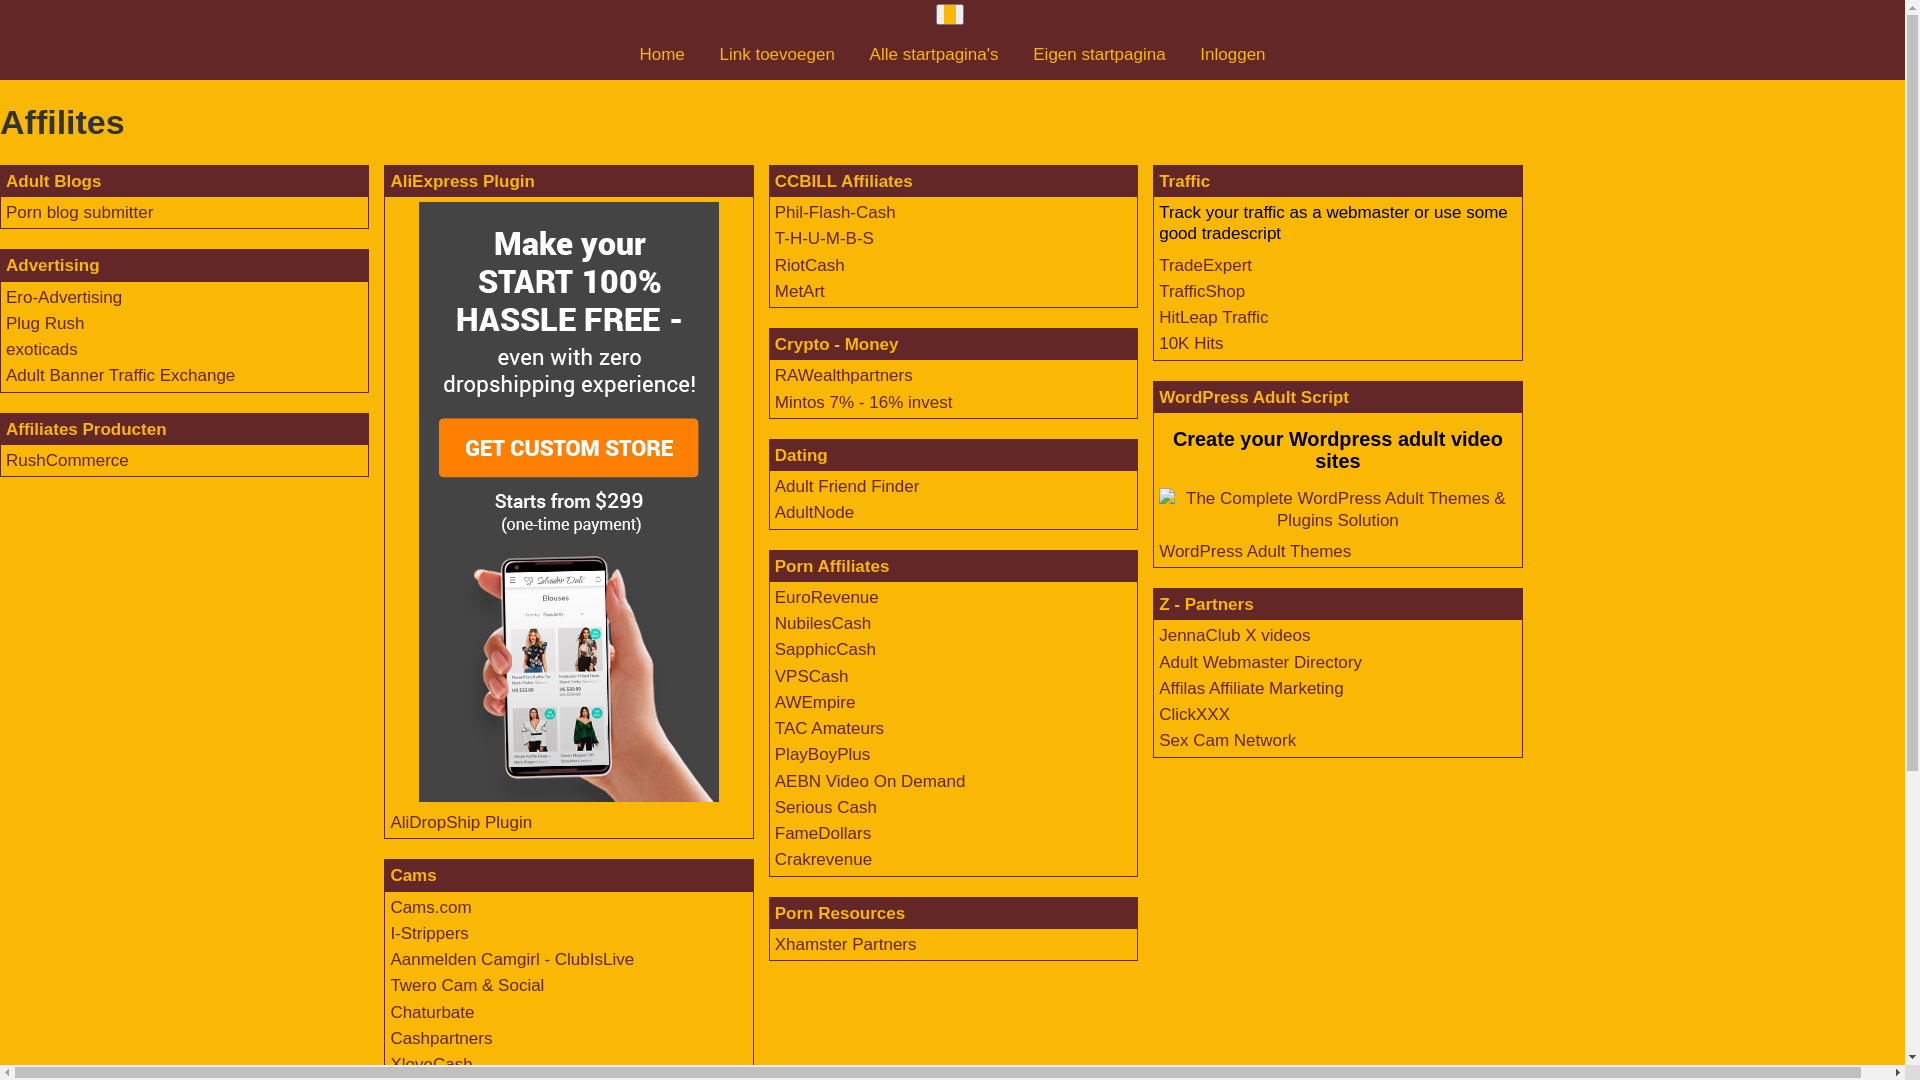 The image size is (1920, 1080). I want to click on 'Affiliates Producten', so click(85, 428).